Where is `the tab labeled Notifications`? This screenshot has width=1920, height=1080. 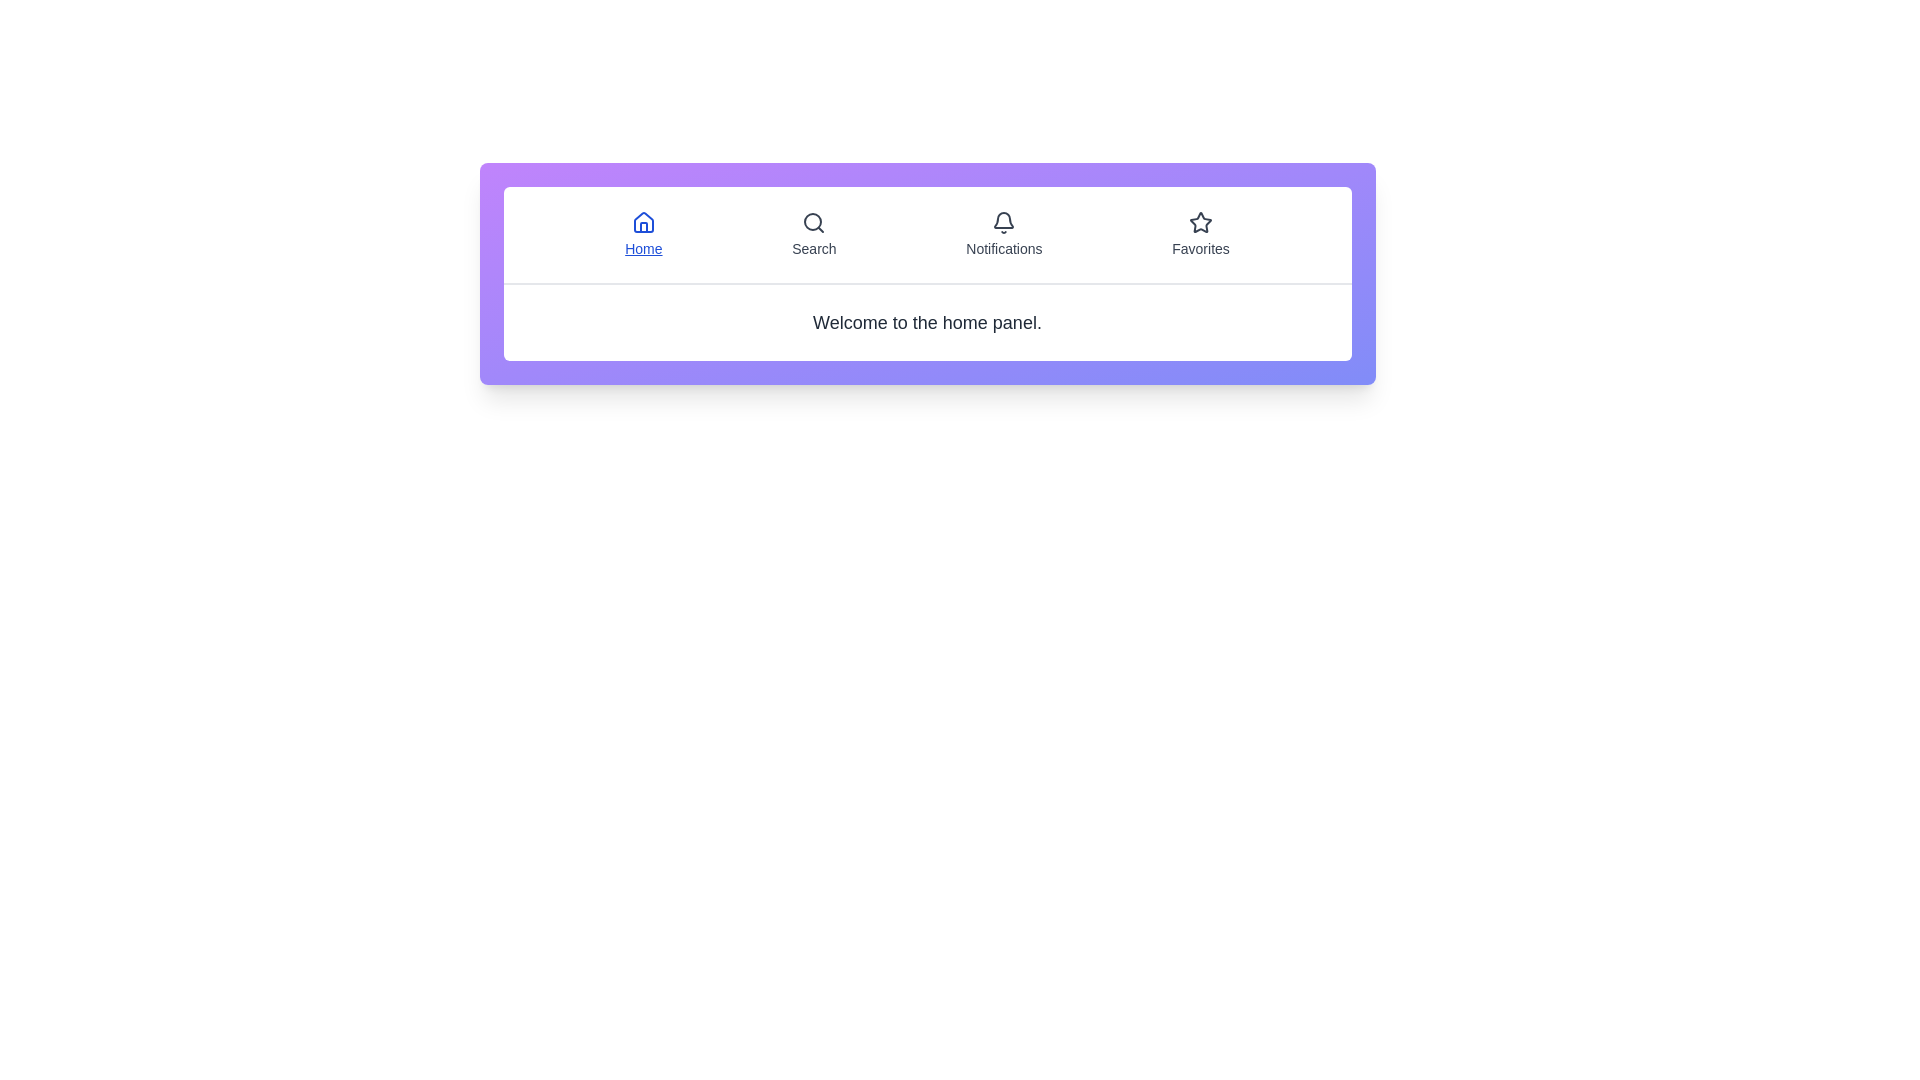
the tab labeled Notifications is located at coordinates (1004, 234).